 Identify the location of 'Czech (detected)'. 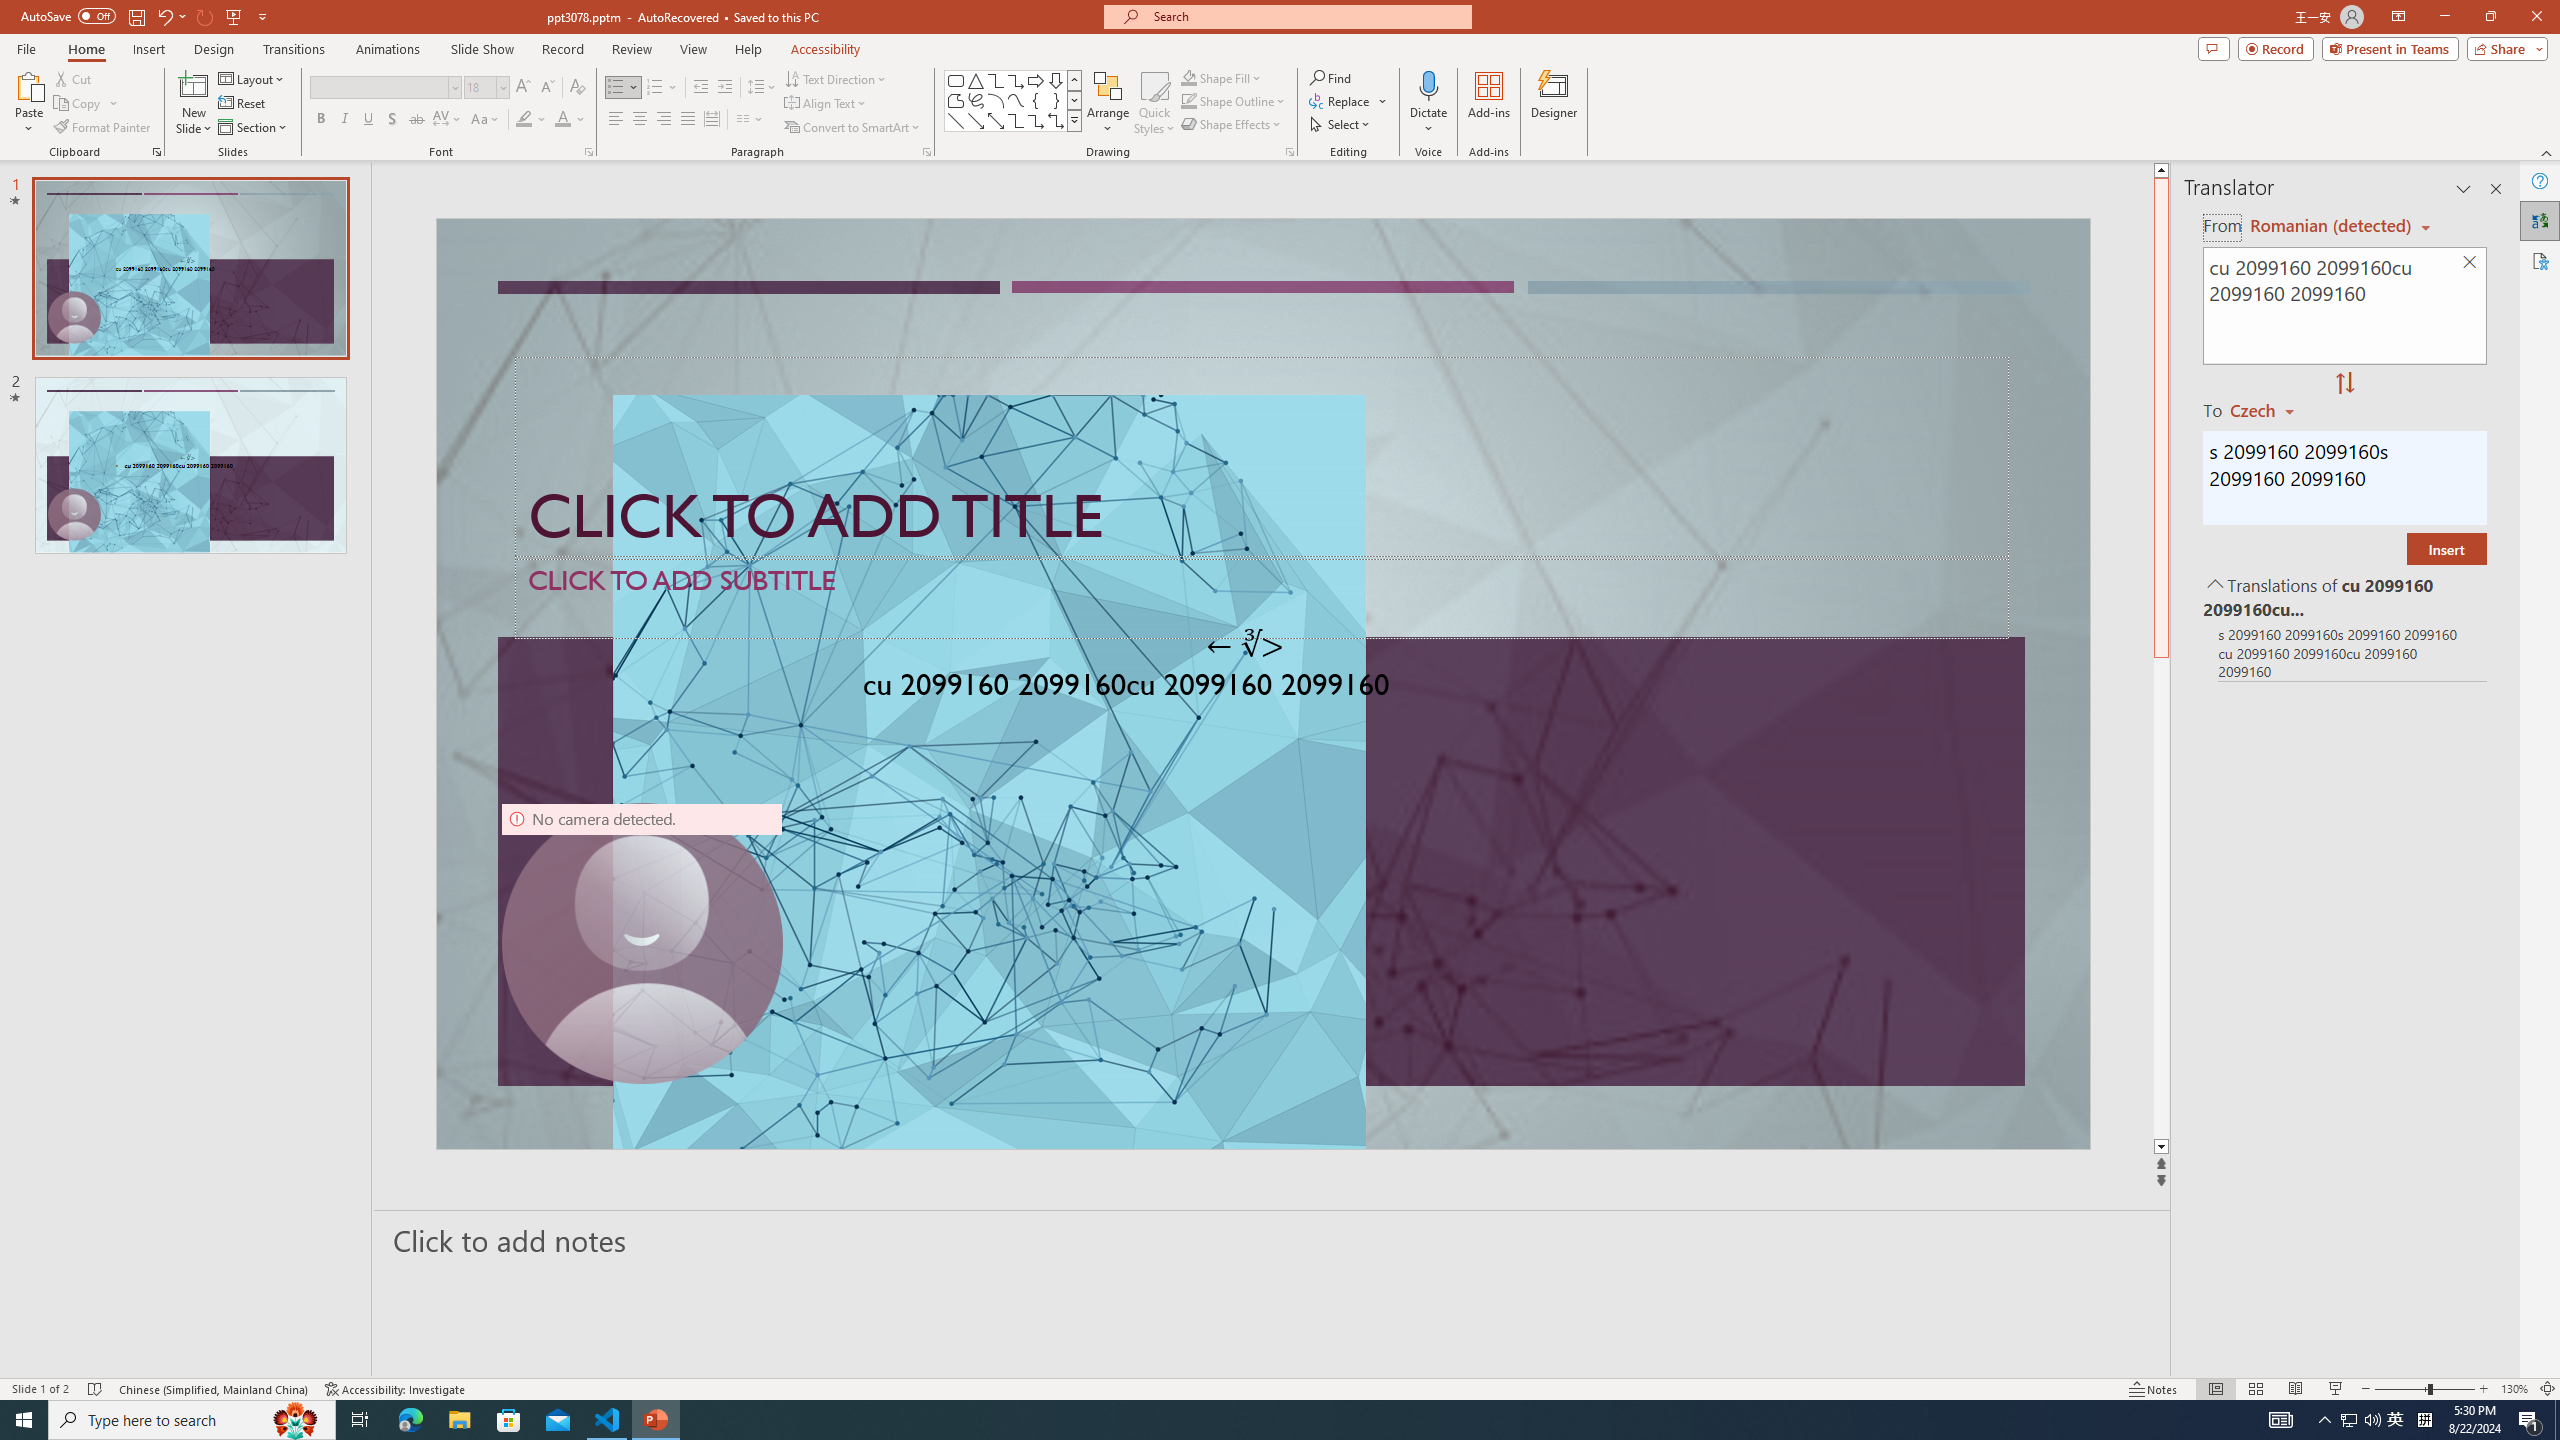
(2327, 225).